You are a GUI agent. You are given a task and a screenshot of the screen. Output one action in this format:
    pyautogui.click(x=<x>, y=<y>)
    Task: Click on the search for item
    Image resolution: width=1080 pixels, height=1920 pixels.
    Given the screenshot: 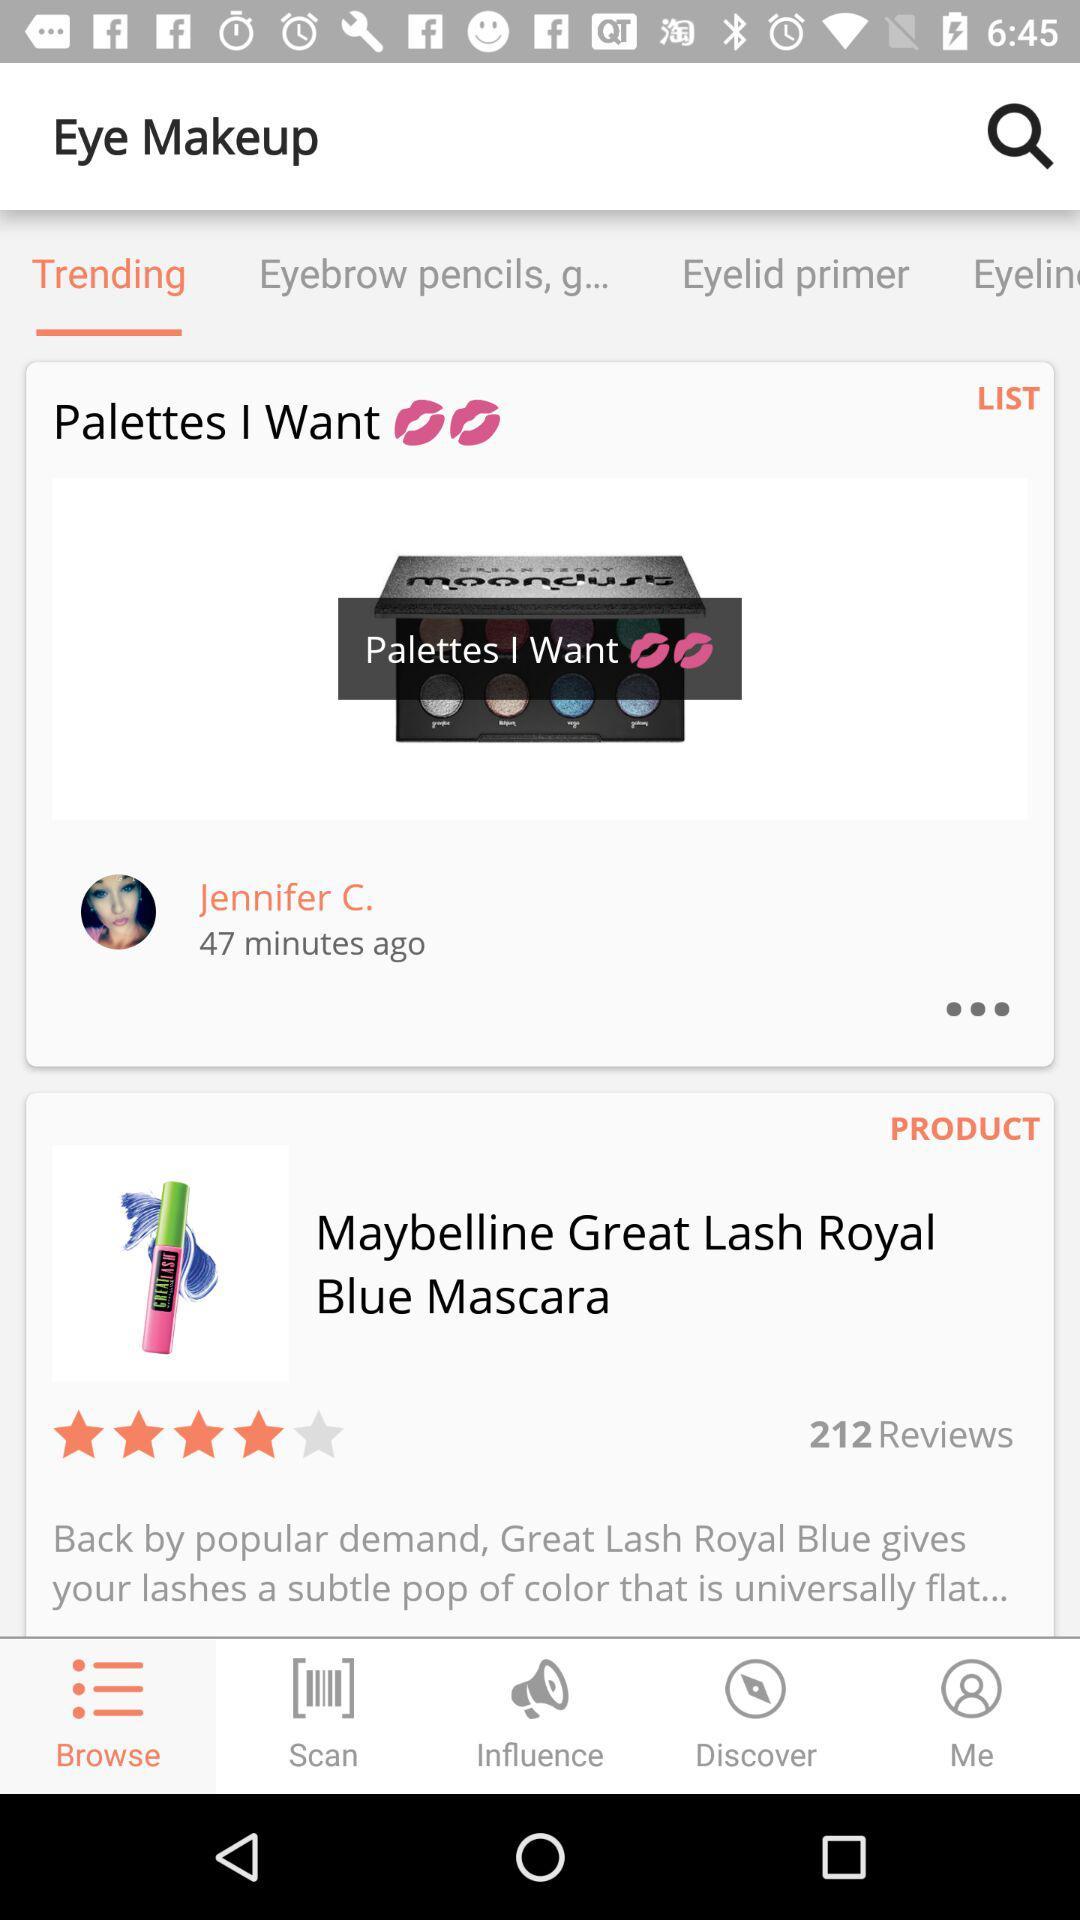 What is the action you would take?
    pyautogui.click(x=1020, y=135)
    